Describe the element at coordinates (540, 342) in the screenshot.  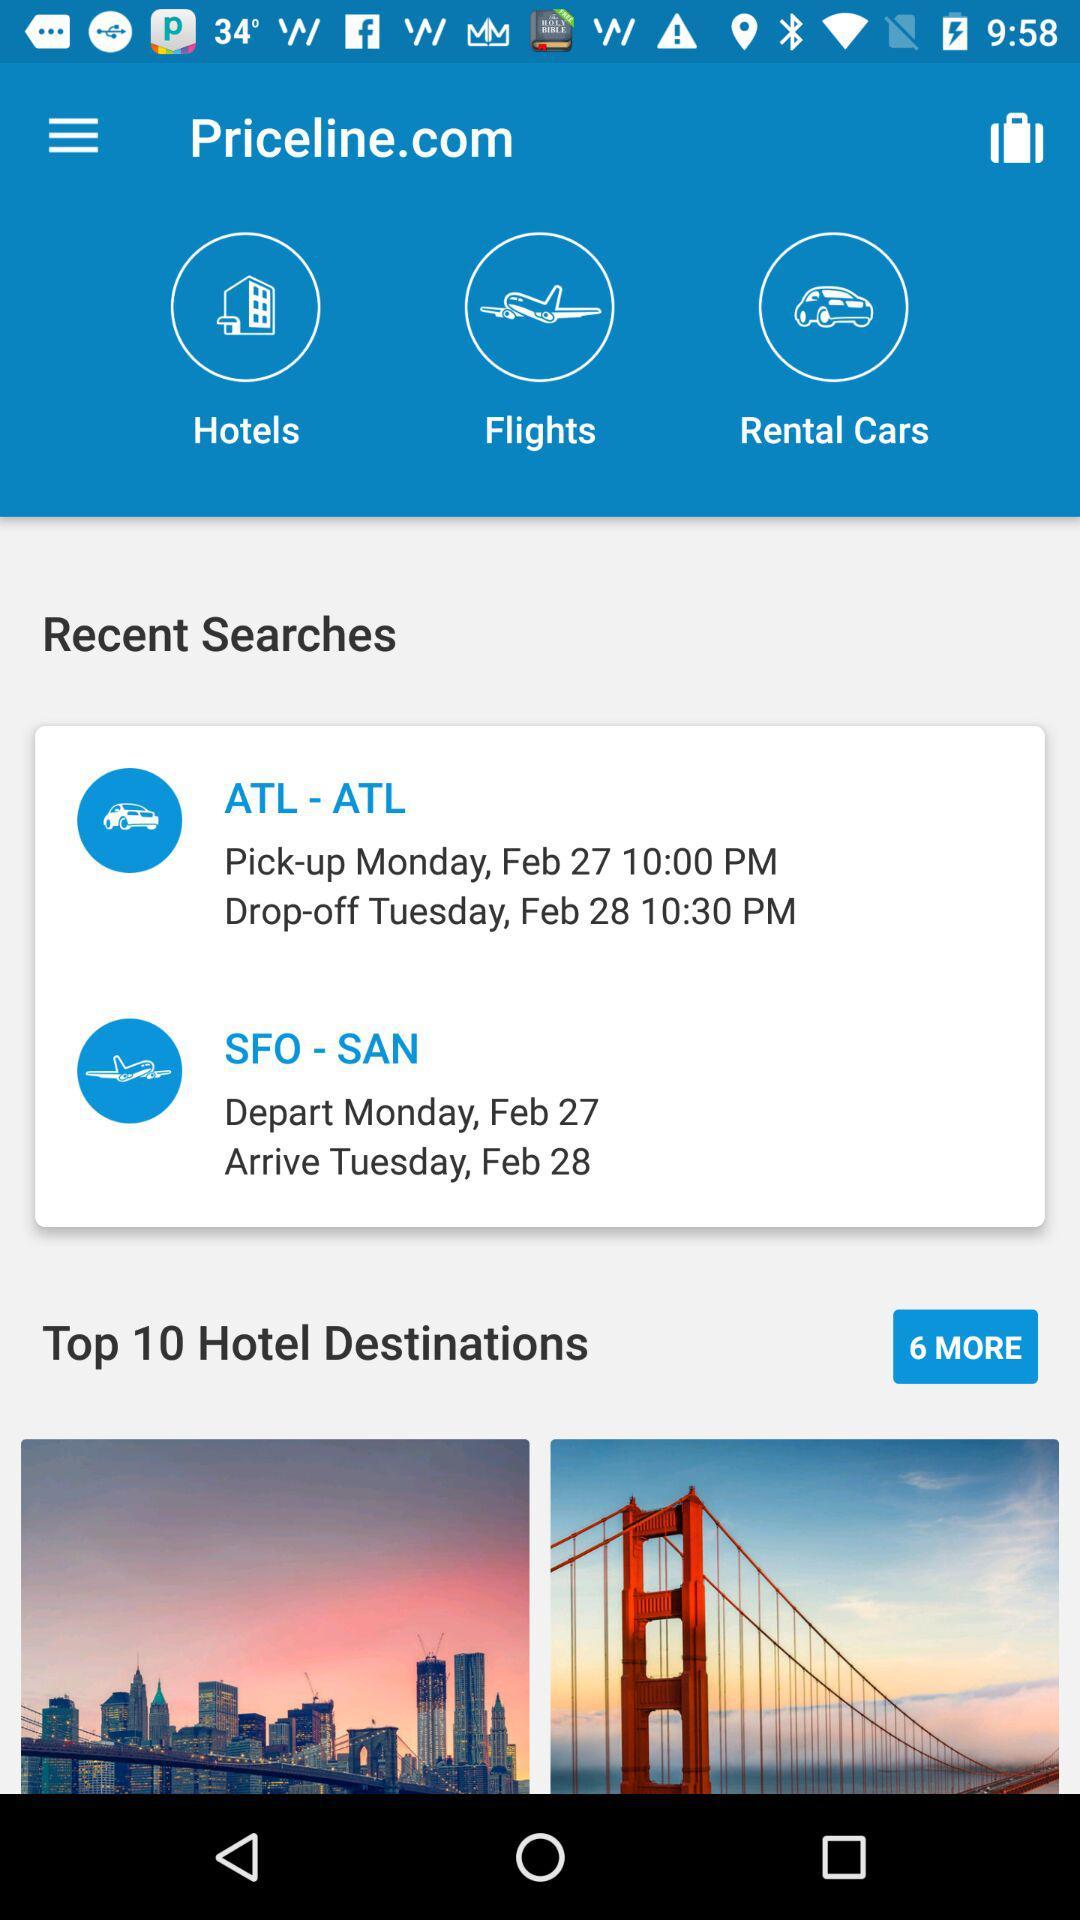
I see `icon above atl - atl icon` at that location.